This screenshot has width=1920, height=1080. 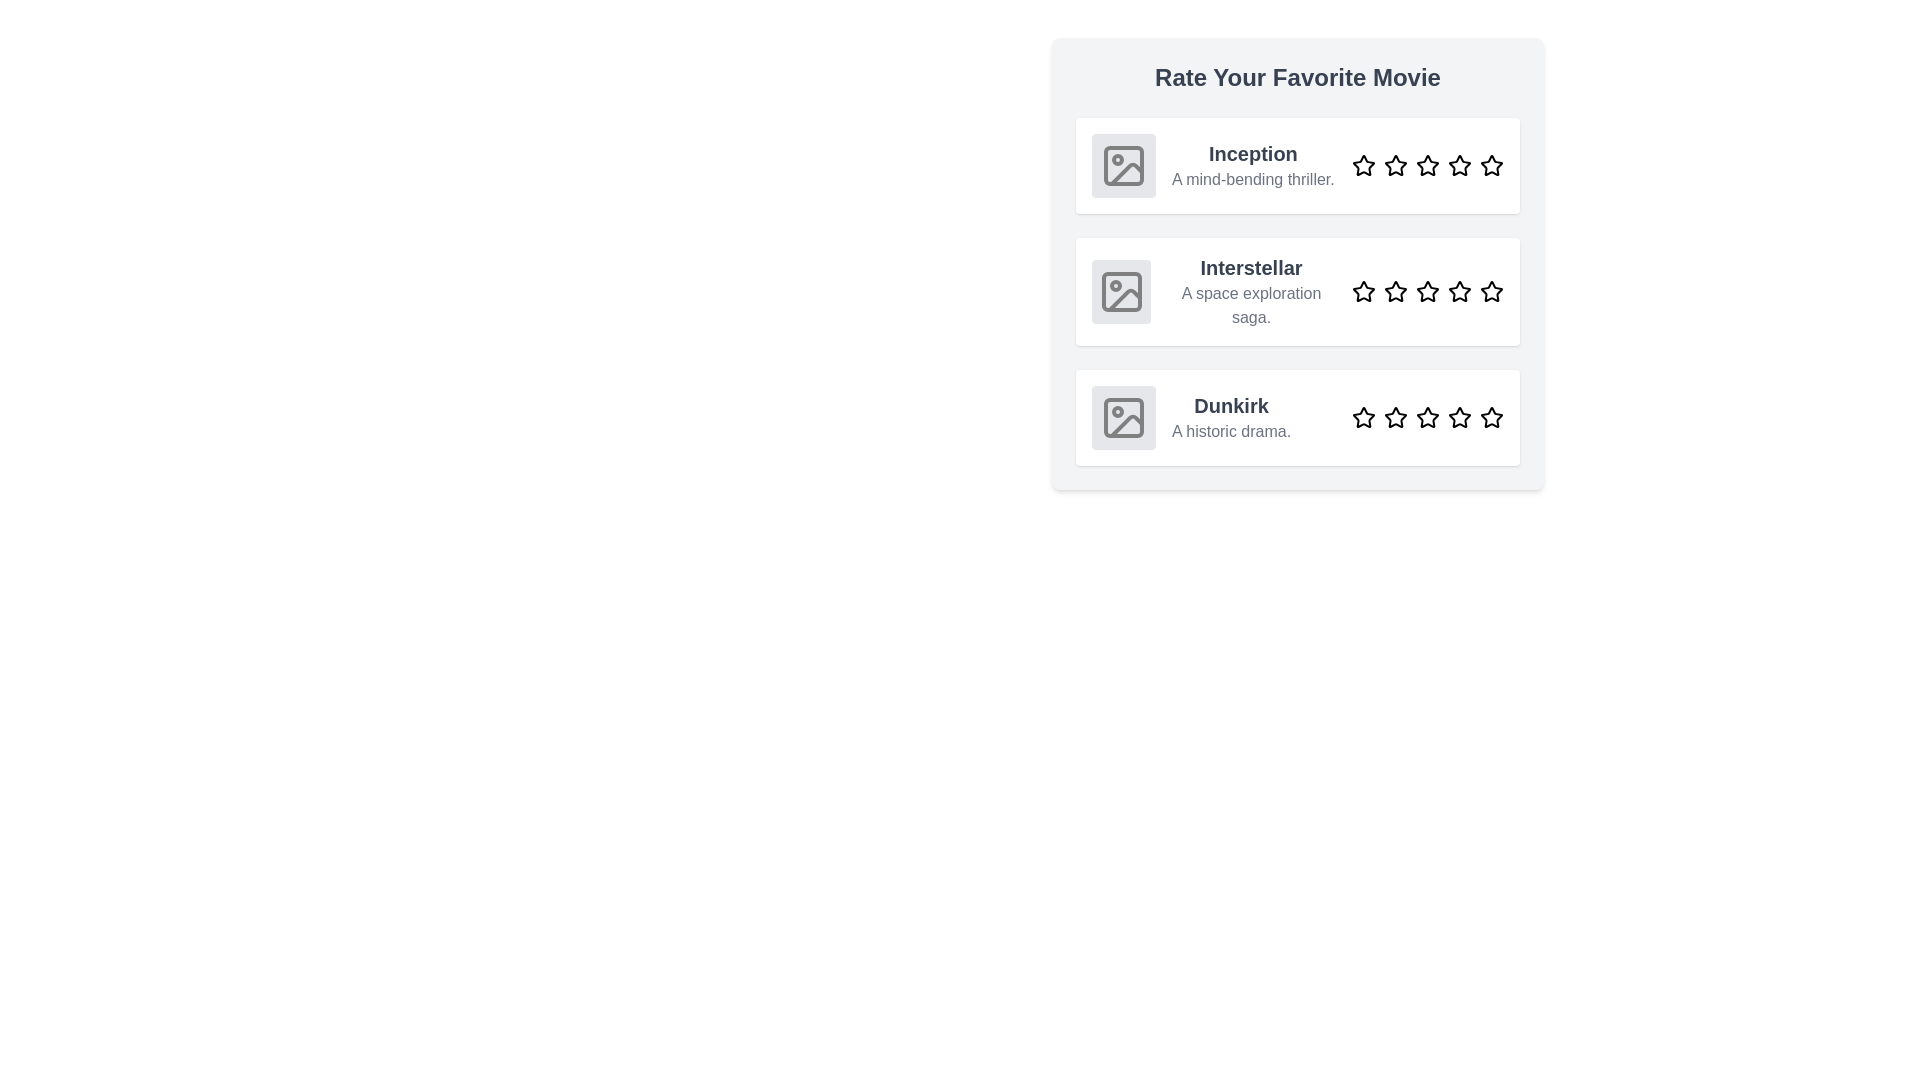 I want to click on the Image Placeholder associated with the movie 'Interstellar', which is located as the leftmost component in the second row below the header, so click(x=1121, y=292).